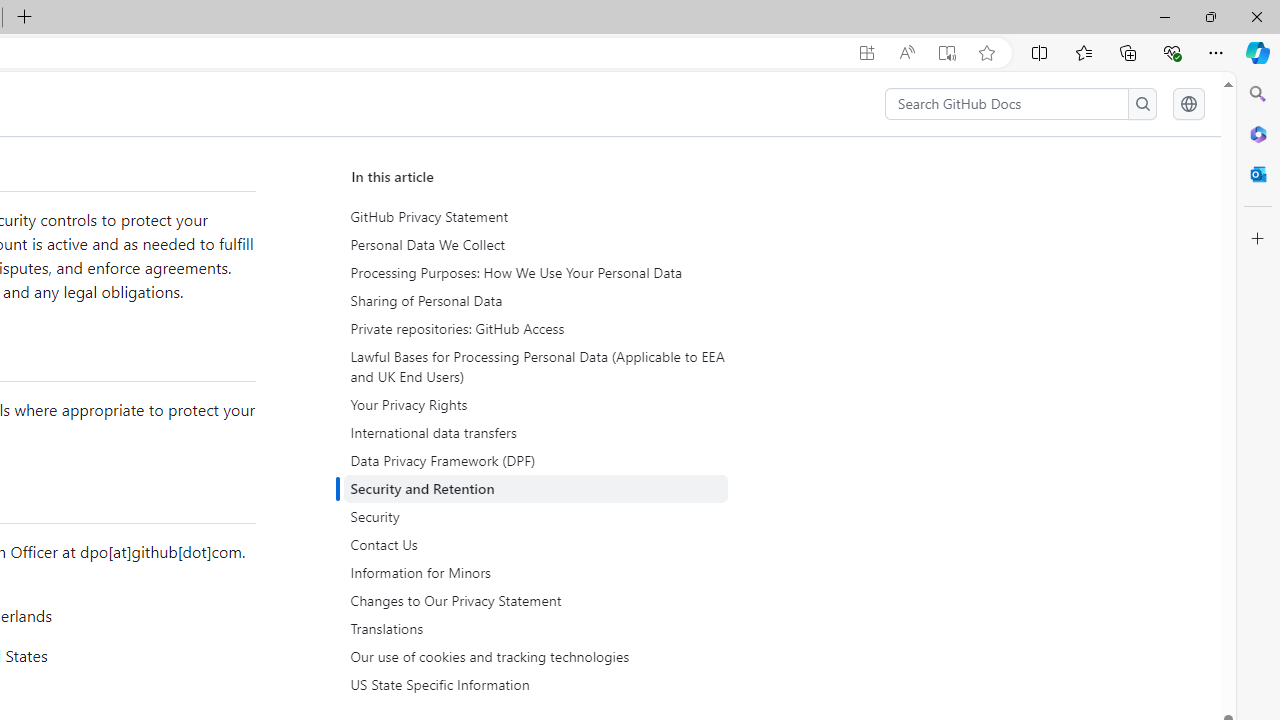 The width and height of the screenshot is (1280, 720). I want to click on 'Private repositories: GitHub Access', so click(535, 328).